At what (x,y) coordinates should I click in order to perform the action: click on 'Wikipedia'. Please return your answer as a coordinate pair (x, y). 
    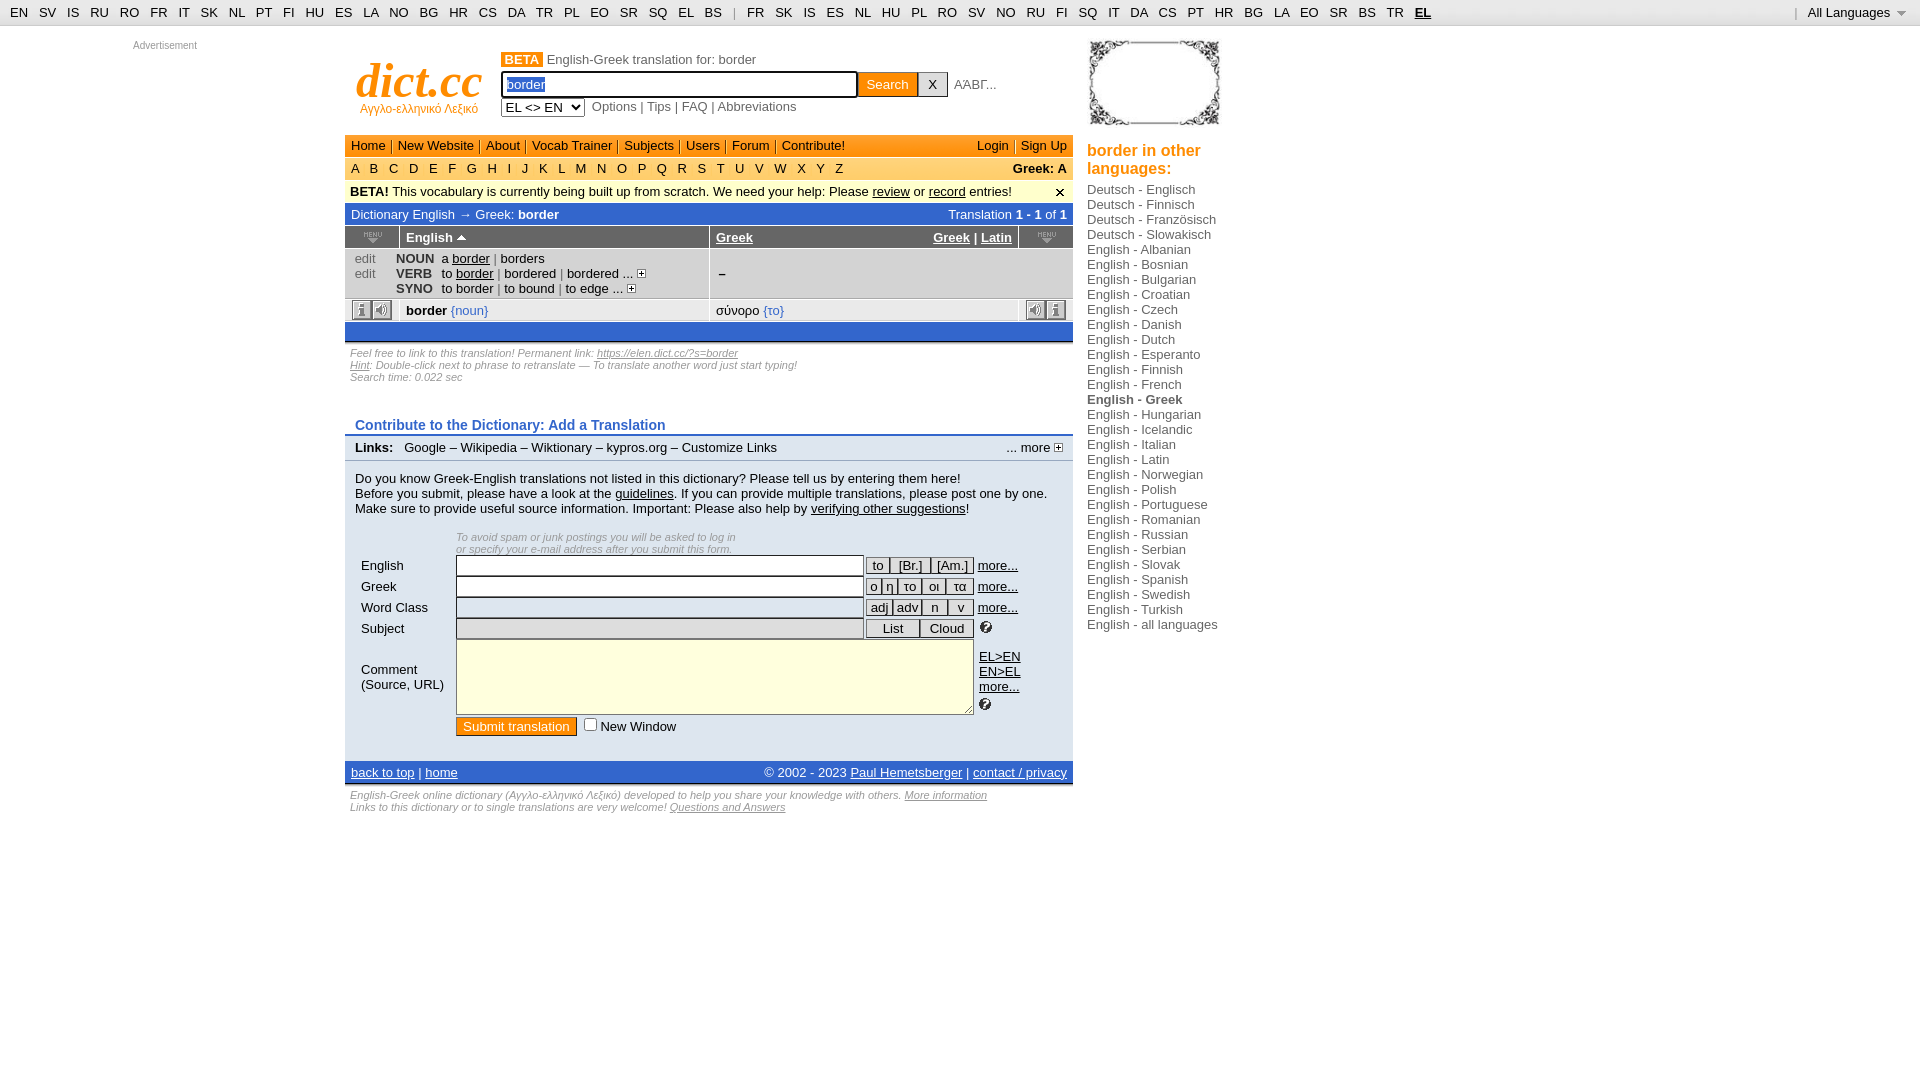
    Looking at the image, I should click on (489, 446).